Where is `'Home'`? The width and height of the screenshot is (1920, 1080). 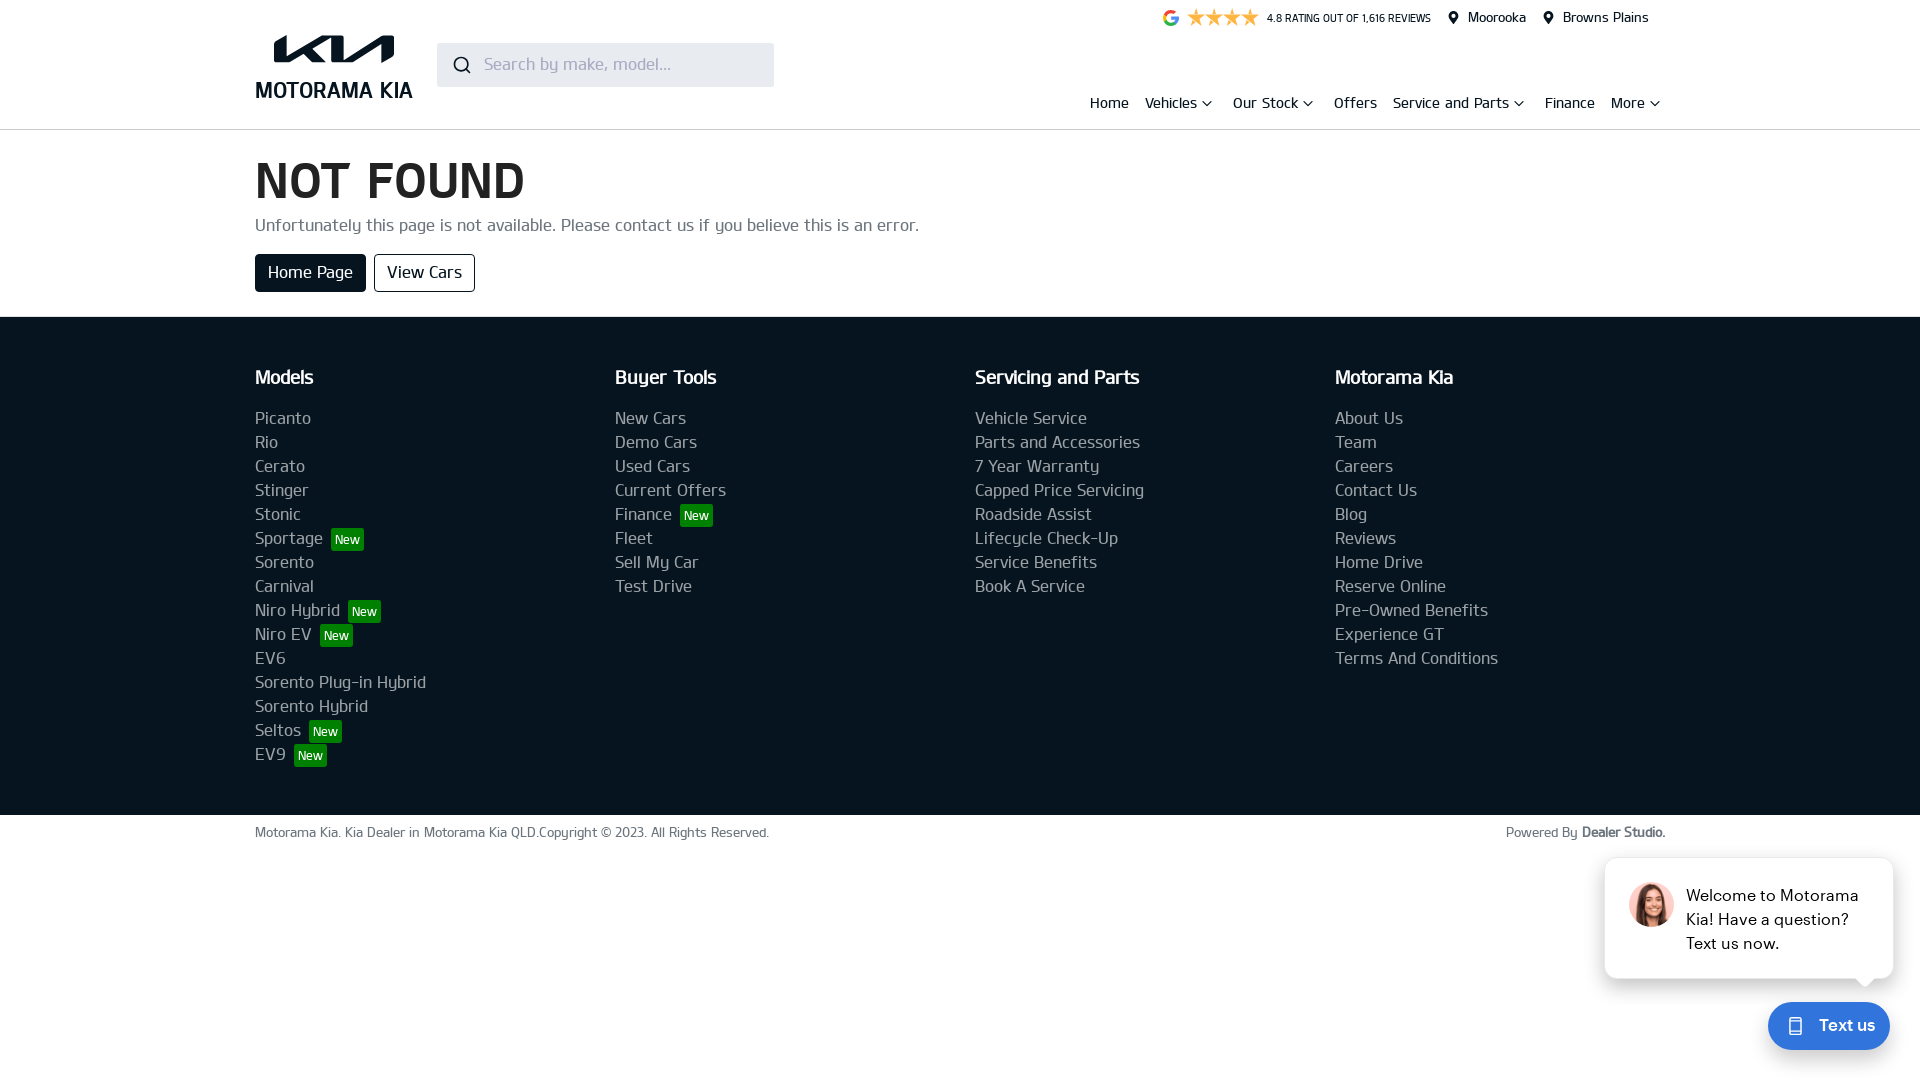
'Home' is located at coordinates (1108, 102).